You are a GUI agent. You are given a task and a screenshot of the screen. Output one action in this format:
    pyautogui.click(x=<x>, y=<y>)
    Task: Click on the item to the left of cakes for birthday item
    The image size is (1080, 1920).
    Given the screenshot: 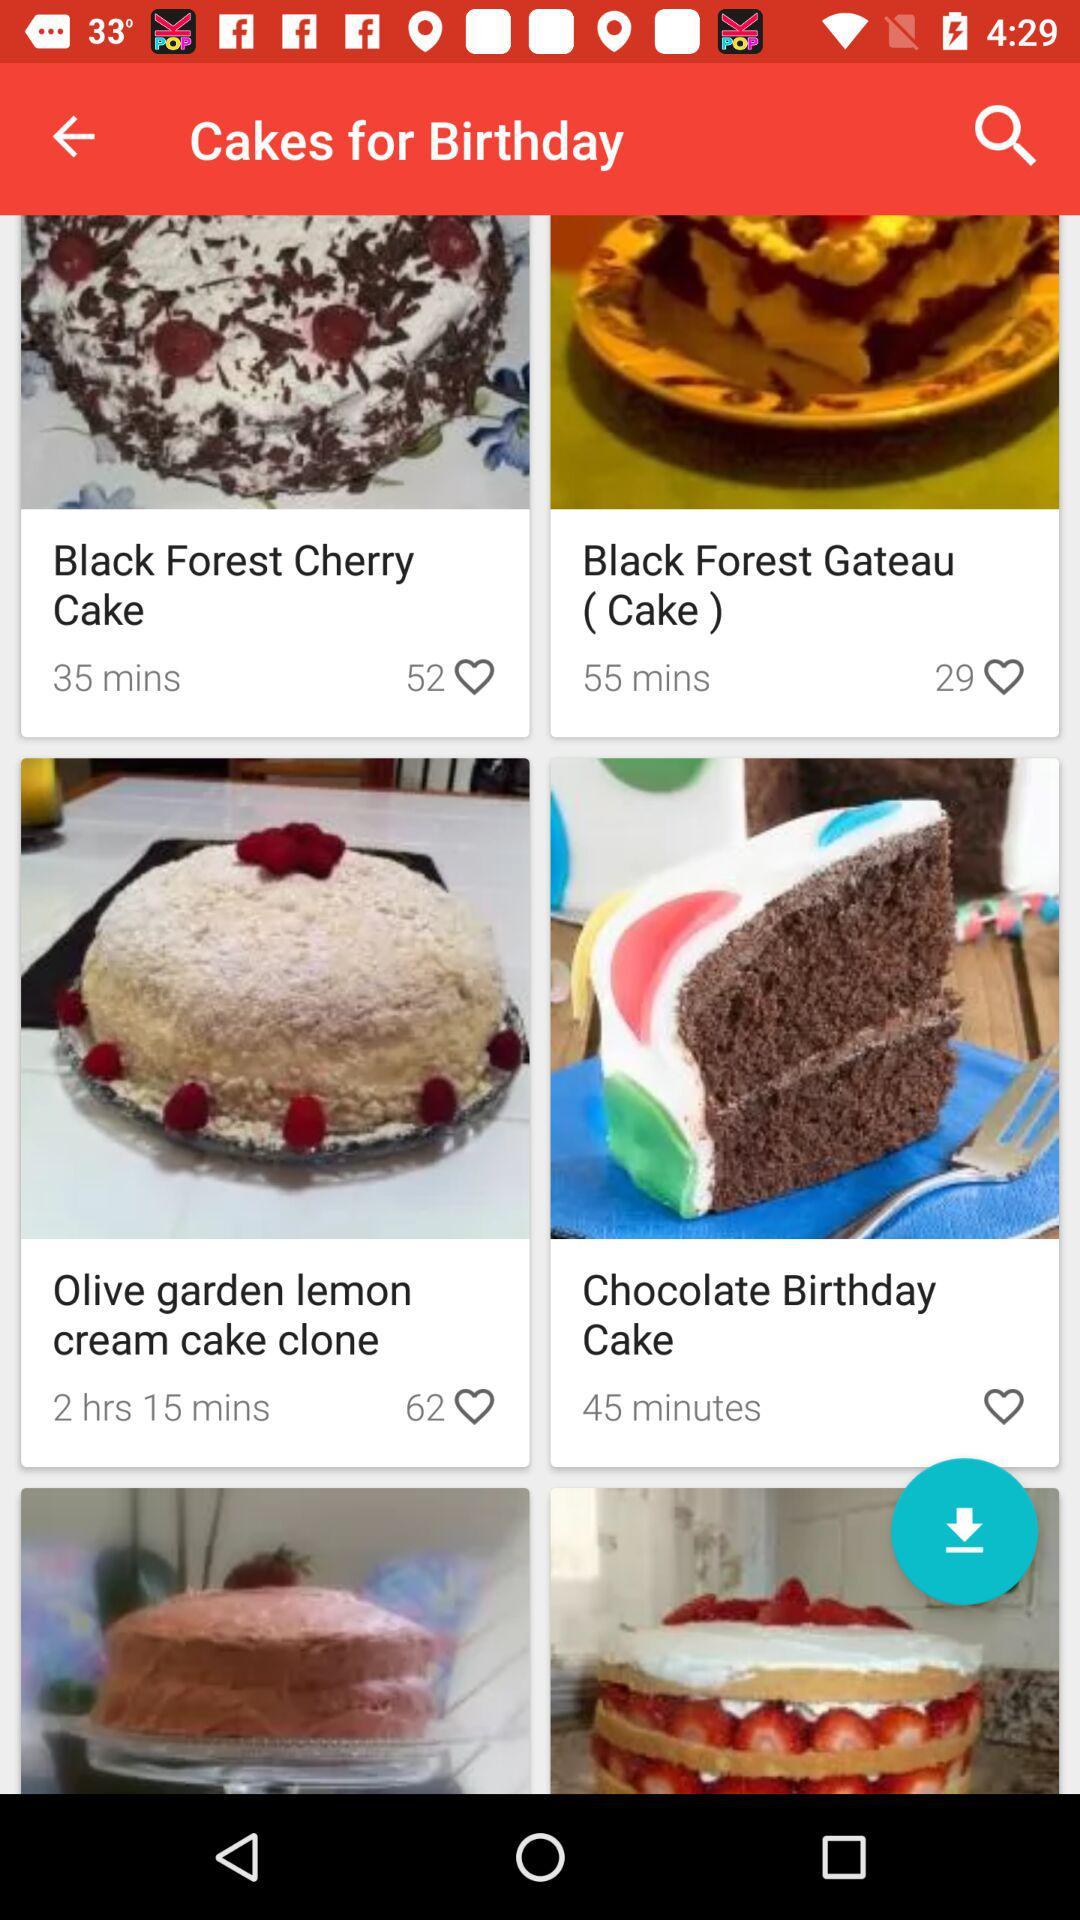 What is the action you would take?
    pyautogui.click(x=72, y=135)
    